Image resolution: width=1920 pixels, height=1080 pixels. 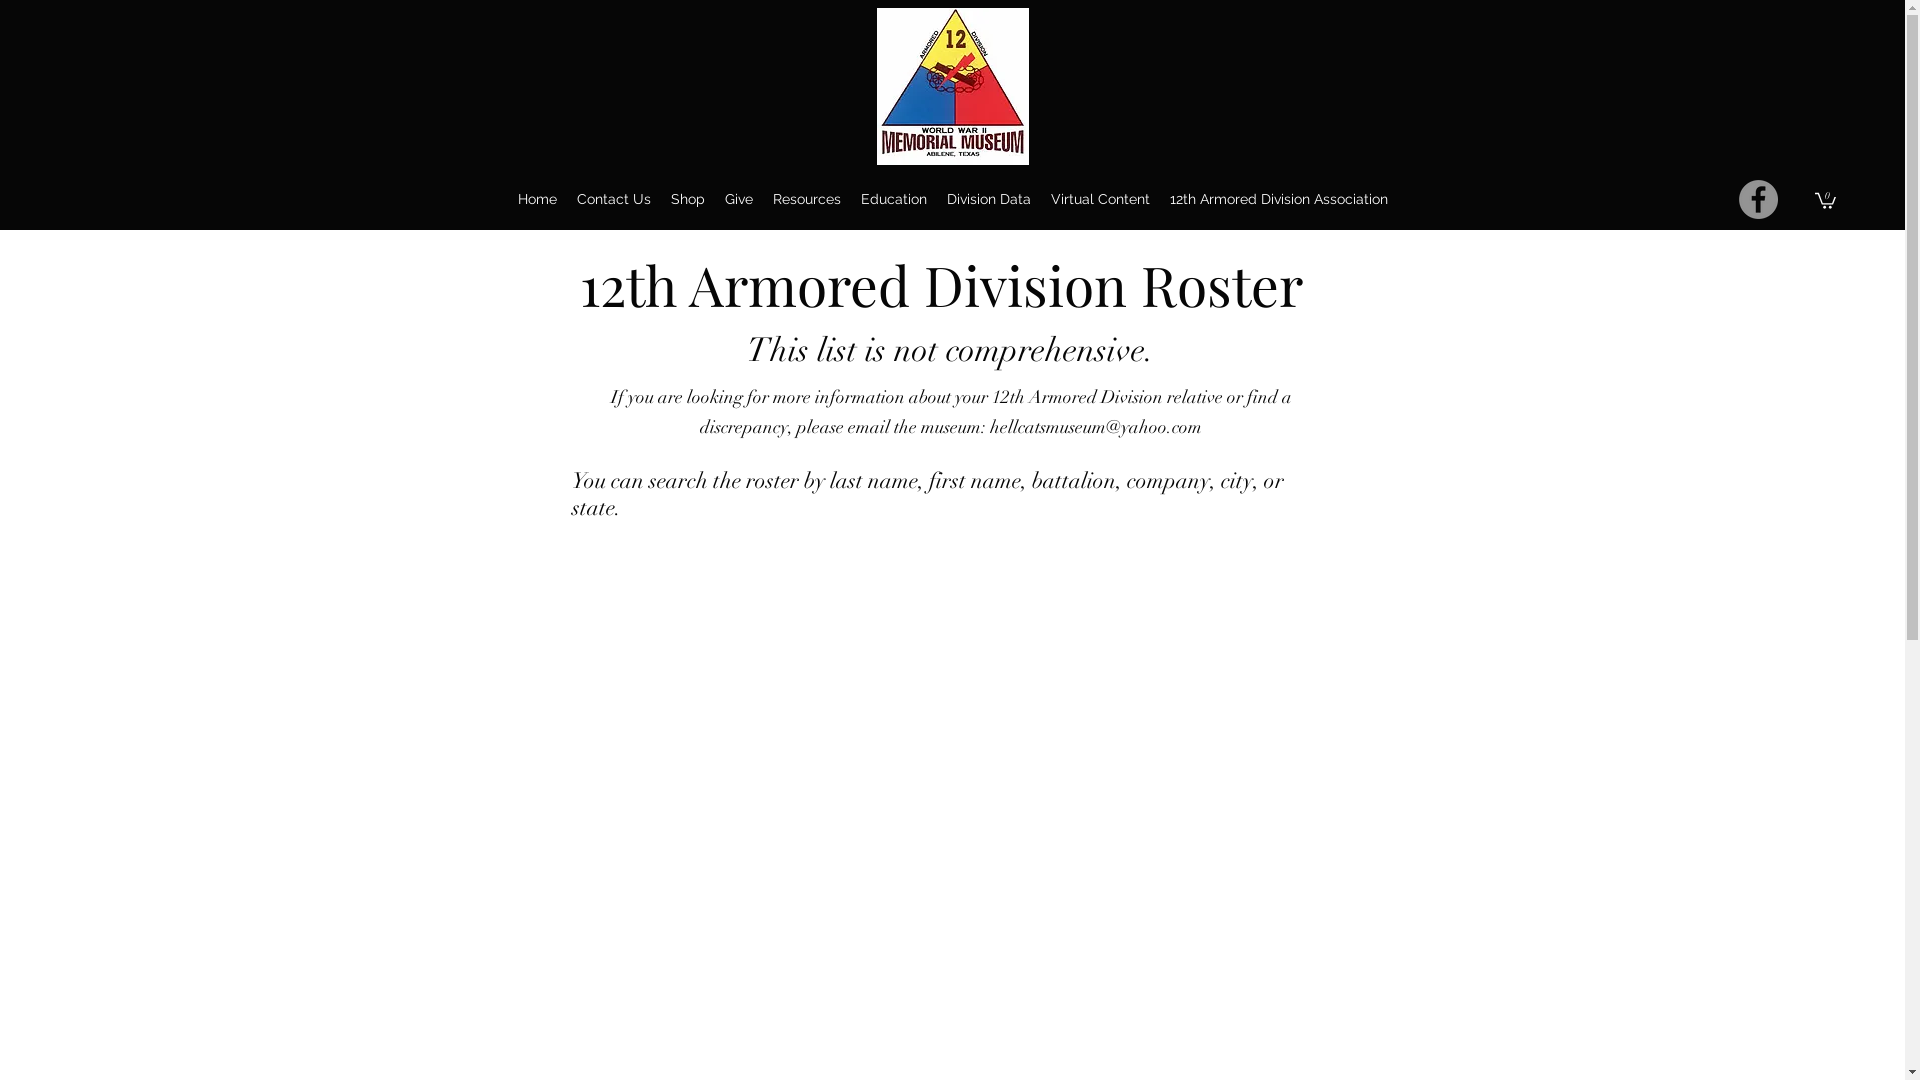 I want to click on 'Education', so click(x=849, y=199).